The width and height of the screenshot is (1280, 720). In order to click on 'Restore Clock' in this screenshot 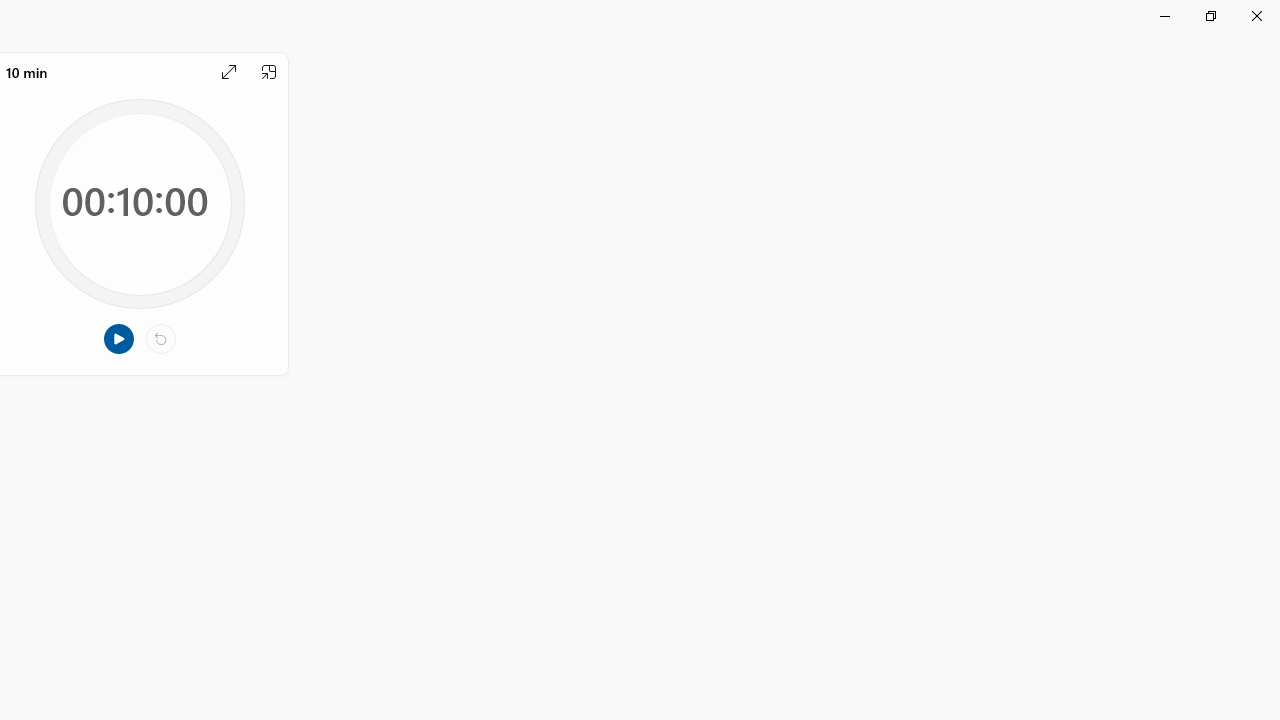, I will do `click(1209, 15)`.